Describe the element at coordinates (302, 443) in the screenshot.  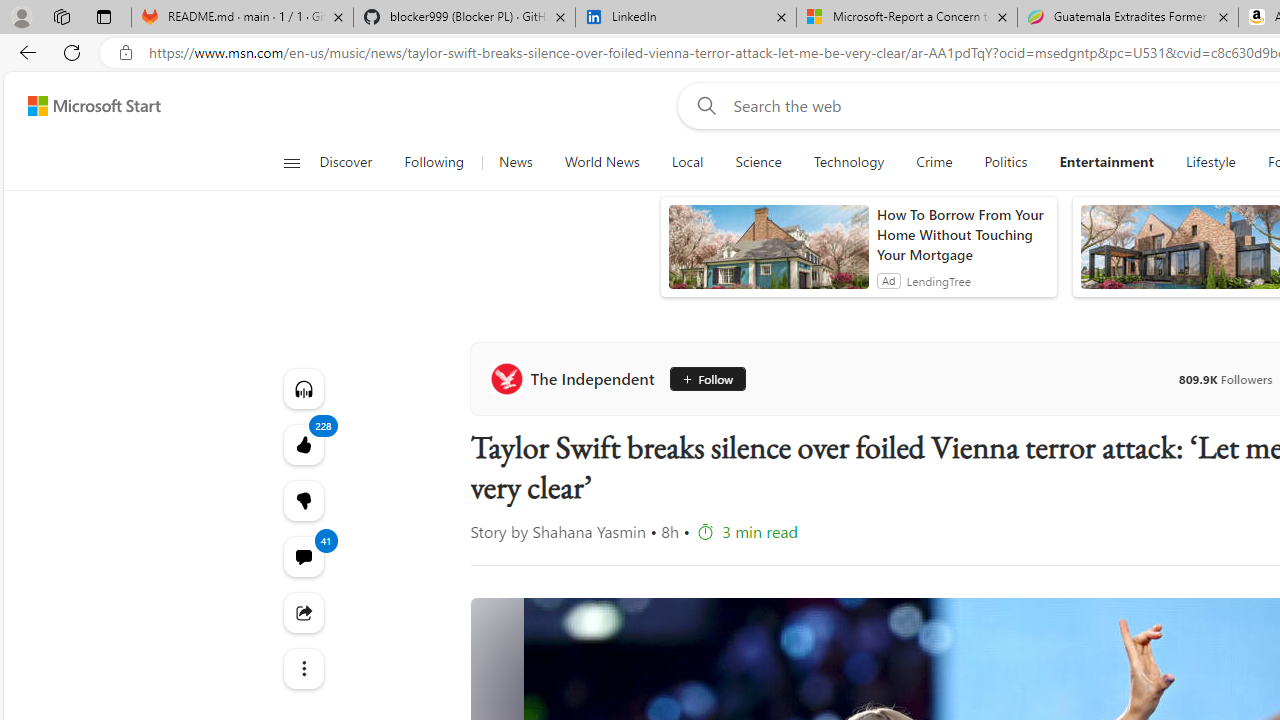
I see `'228 Like'` at that location.